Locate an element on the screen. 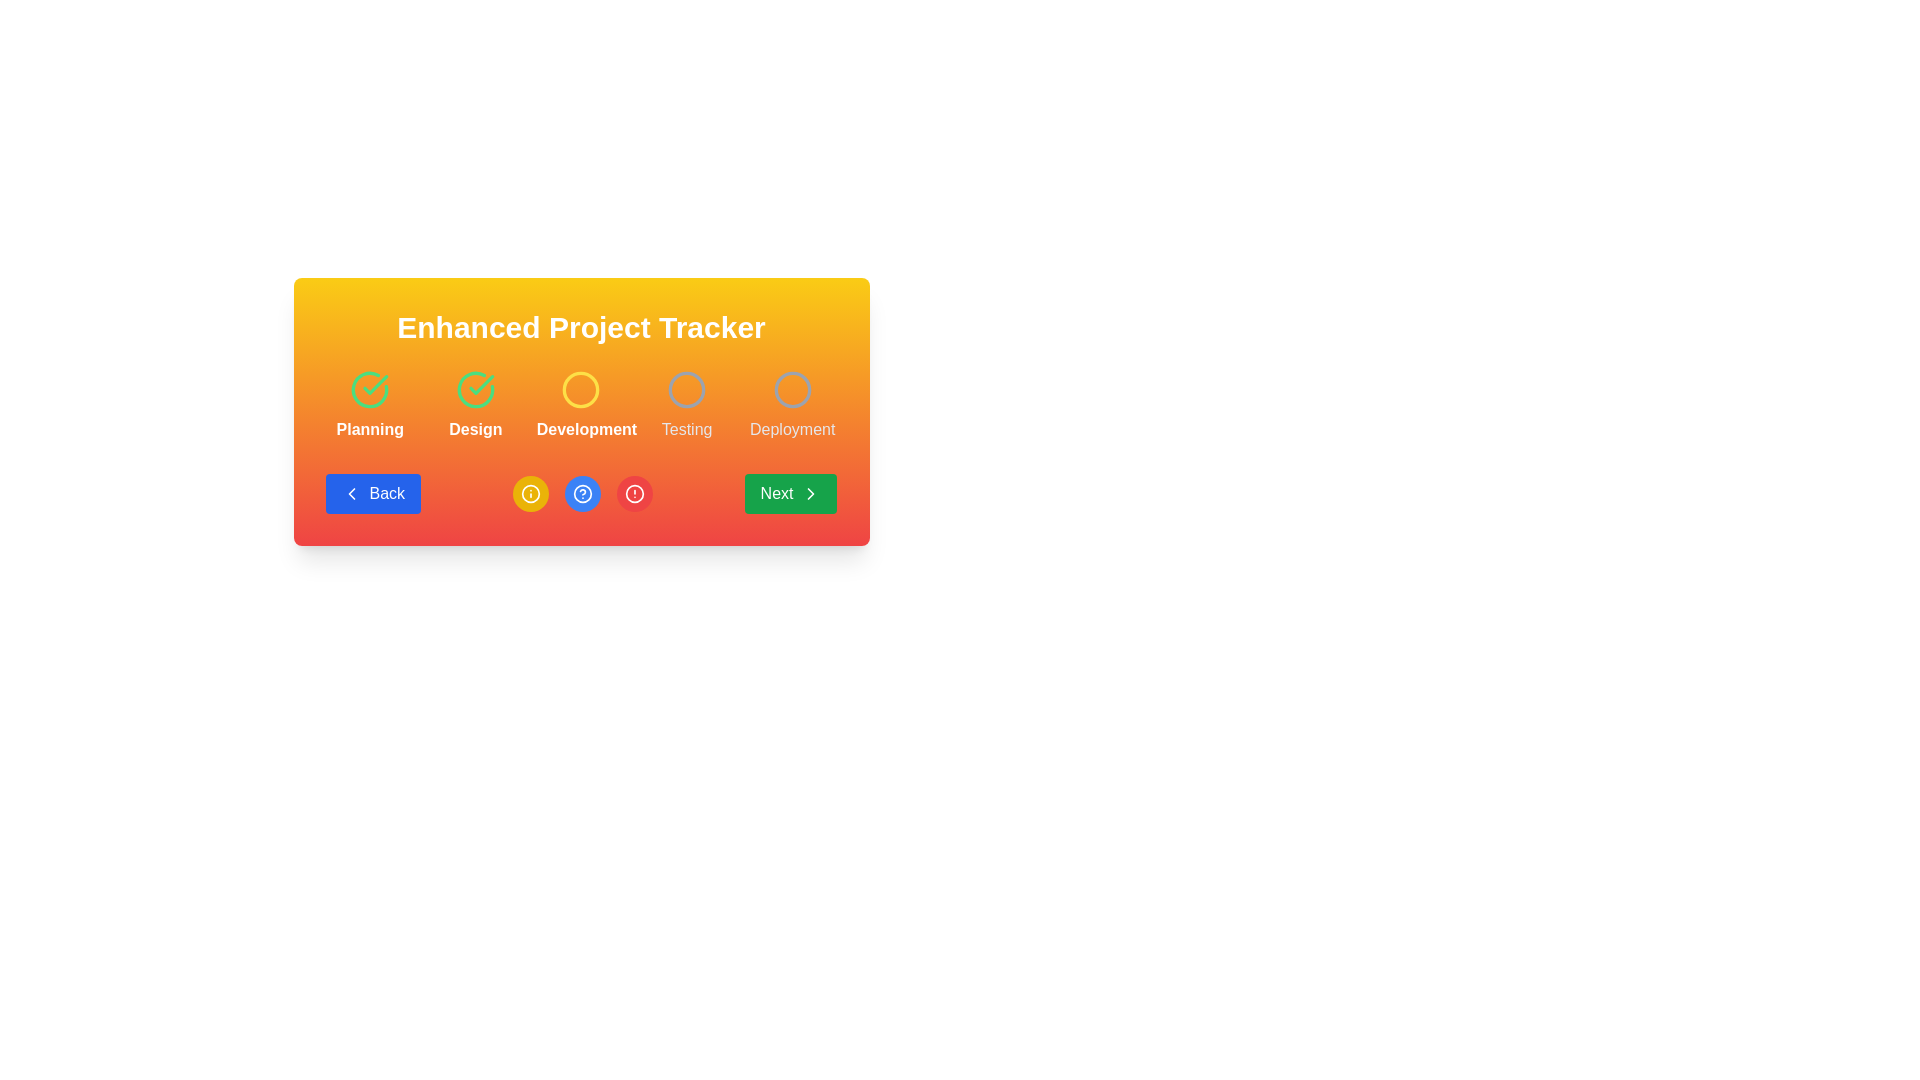 The image size is (1920, 1080). the green checkmark icon representing the 'Design' phase in the Enhanced Project Tracker, located in the middle of the second row of classification icons is located at coordinates (474, 389).